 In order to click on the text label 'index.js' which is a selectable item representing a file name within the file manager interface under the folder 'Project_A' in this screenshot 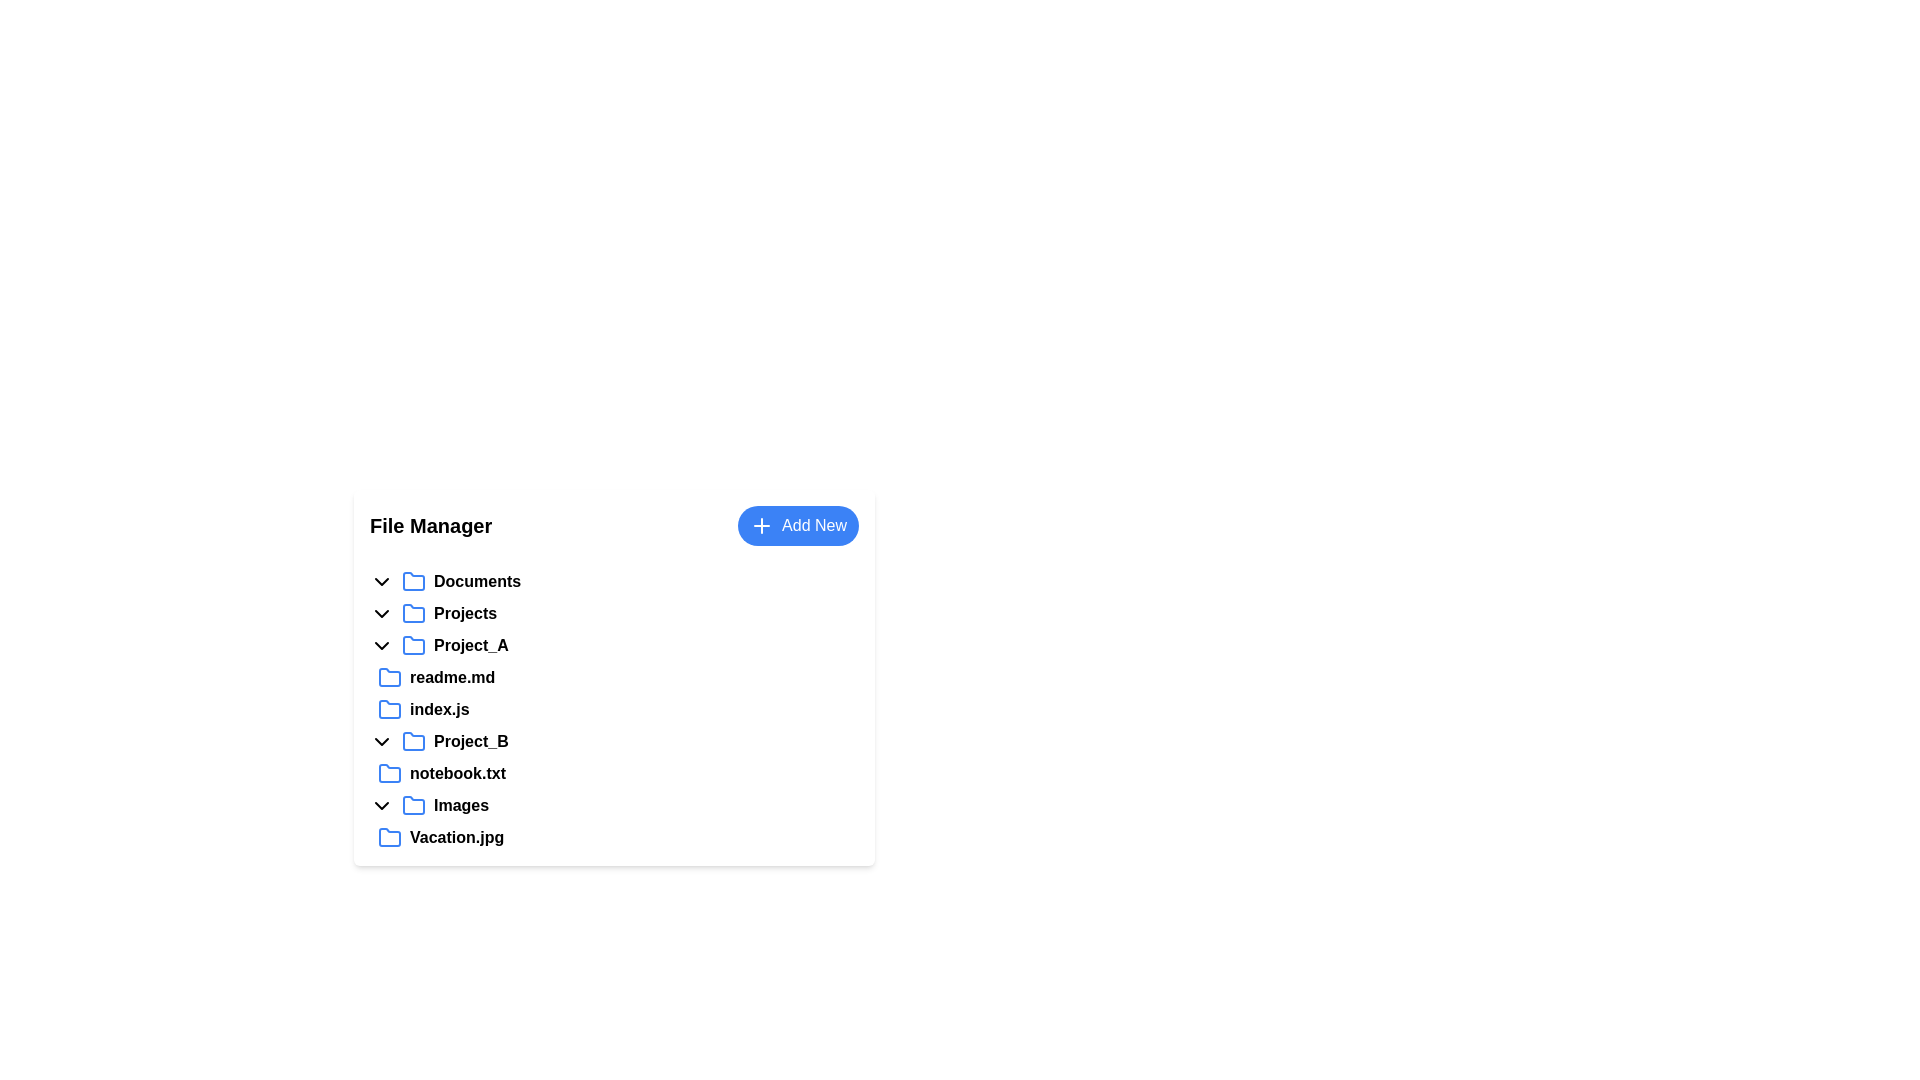, I will do `click(438, 708)`.